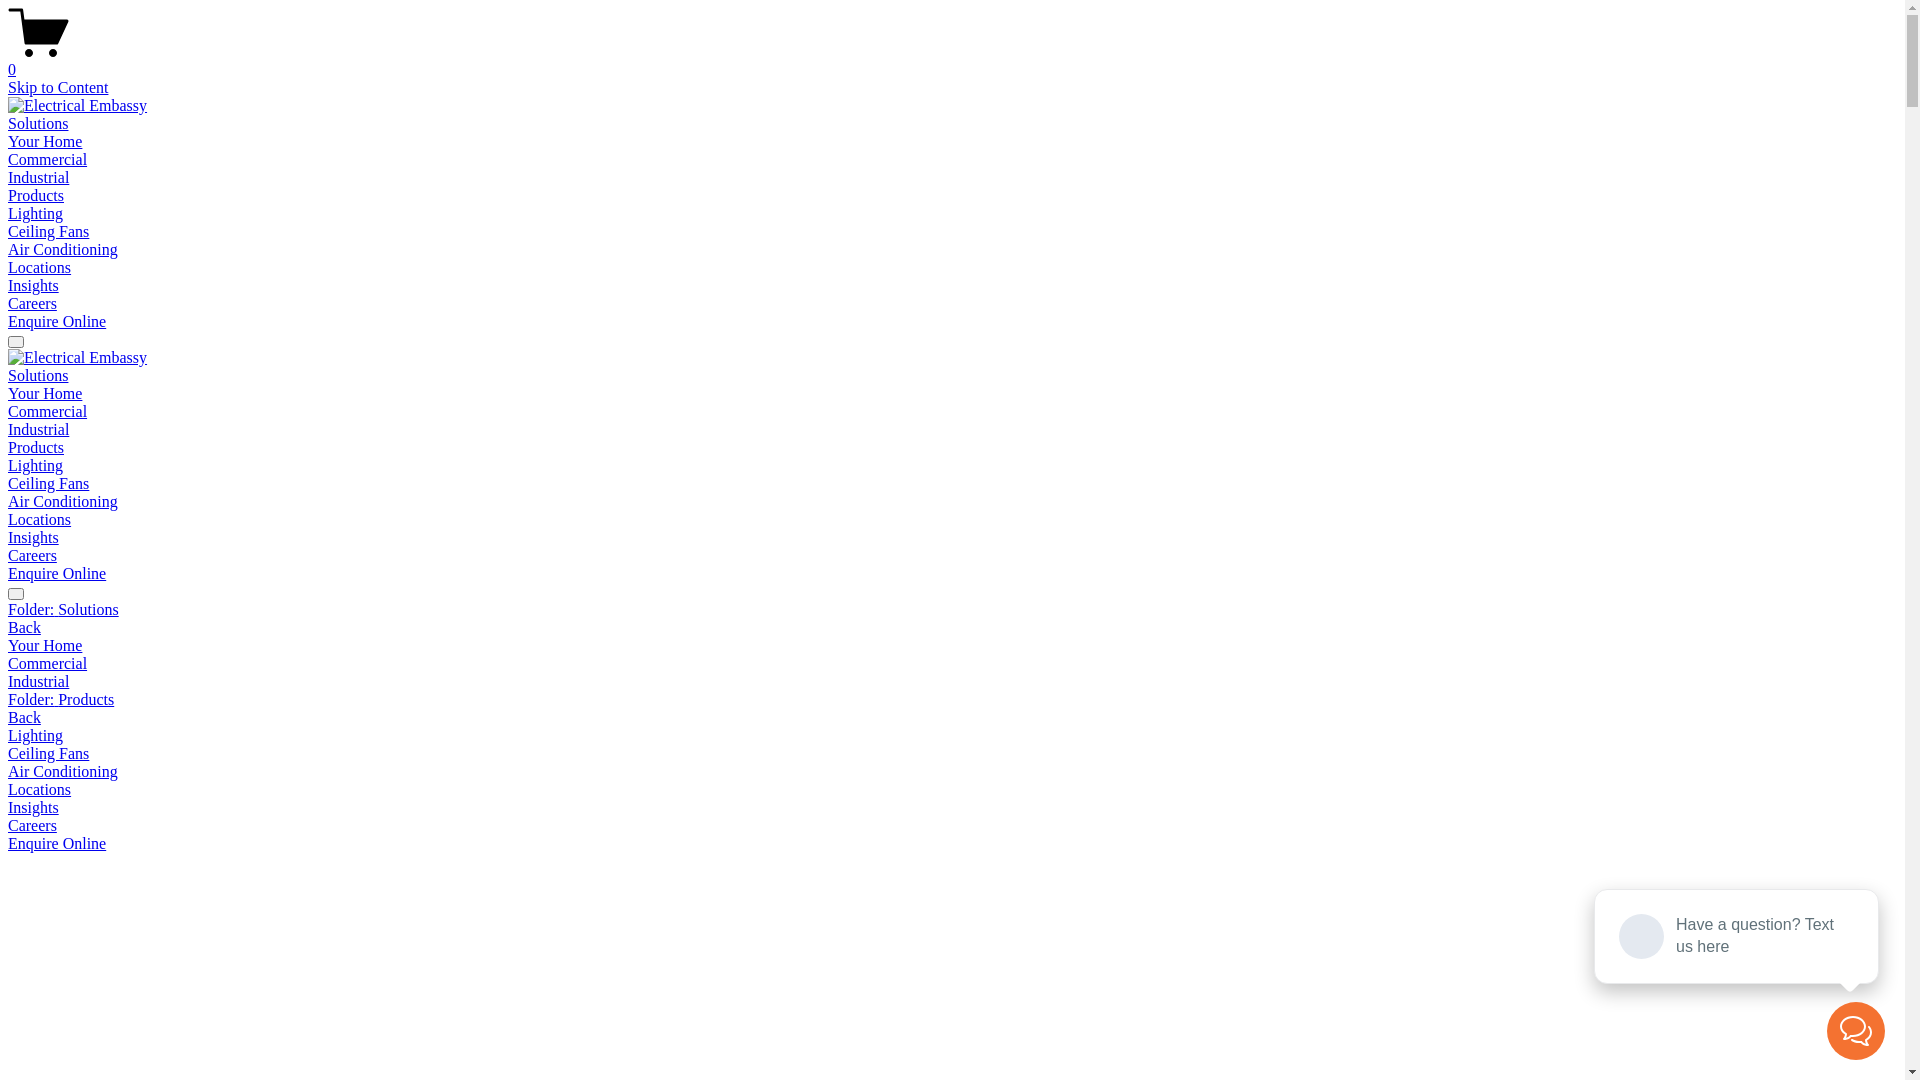 This screenshot has width=1920, height=1080. What do you see at coordinates (951, 663) in the screenshot?
I see `'Commercial'` at bounding box center [951, 663].